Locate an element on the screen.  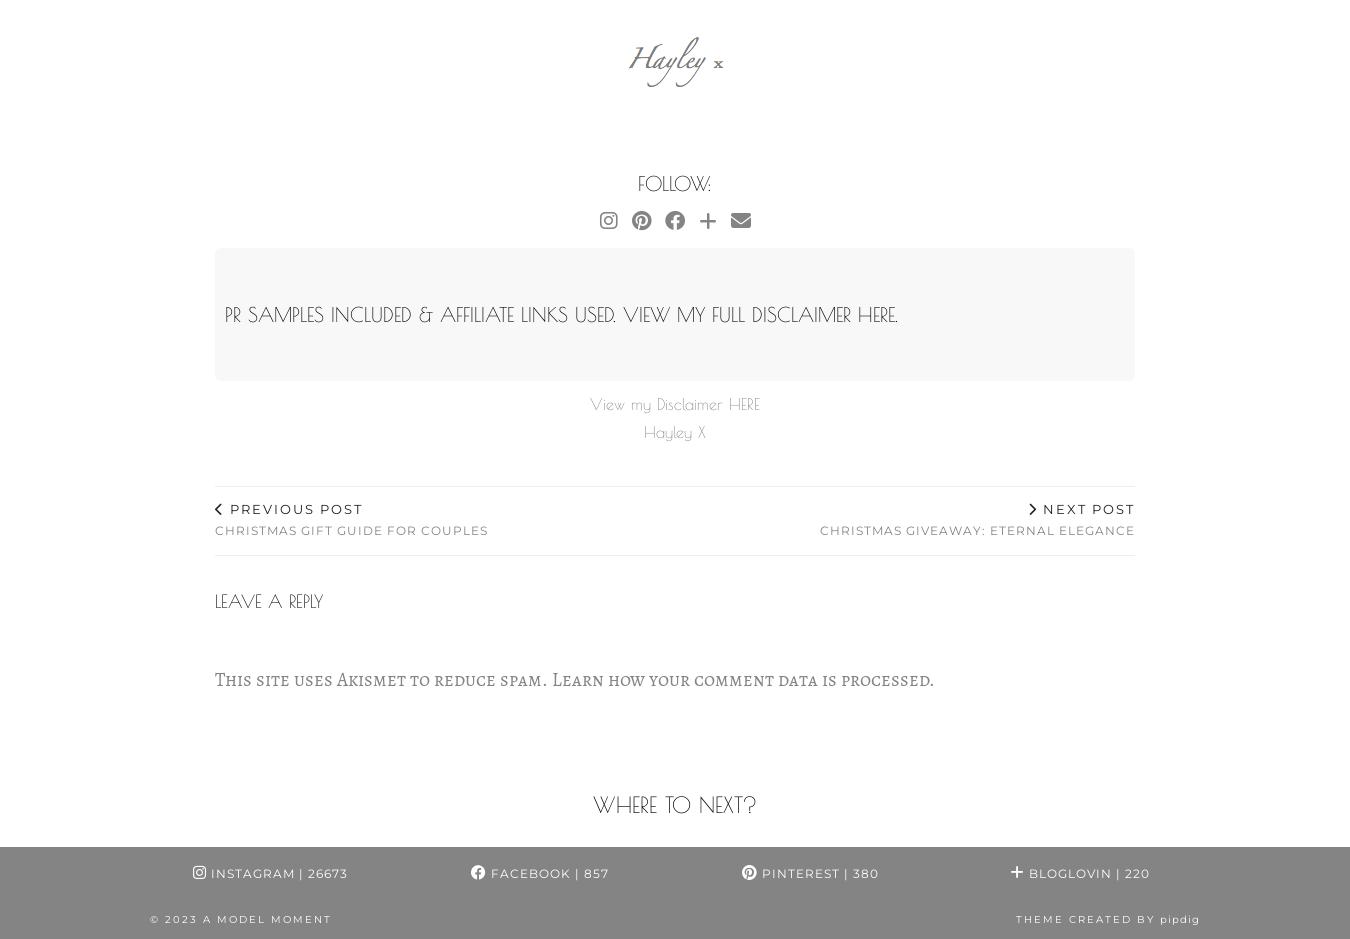
'| 220' is located at coordinates (1130, 872).